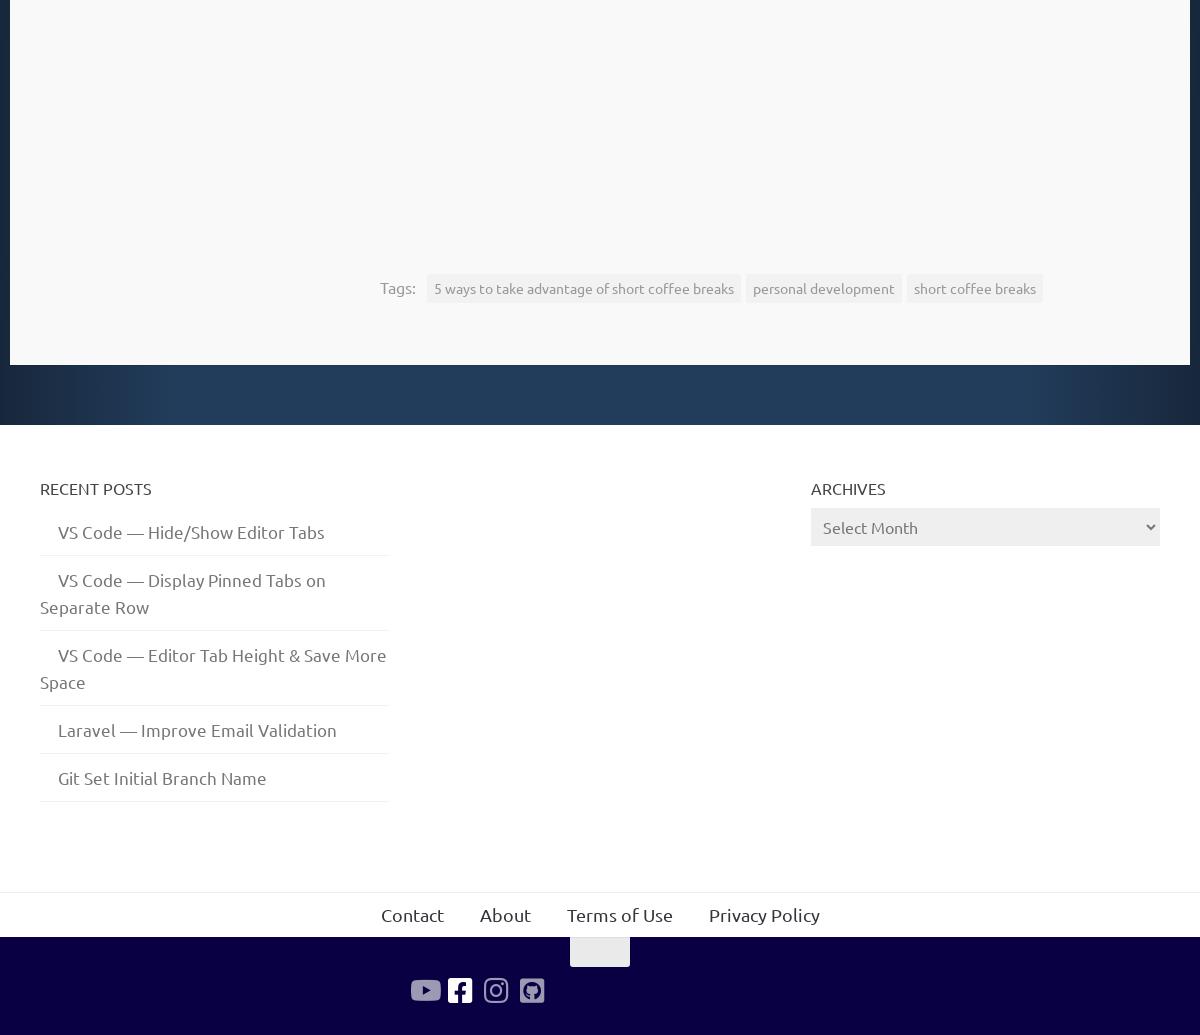 This screenshot has width=1200, height=1035. Describe the element at coordinates (708, 913) in the screenshot. I see `'Privacy Policy'` at that location.